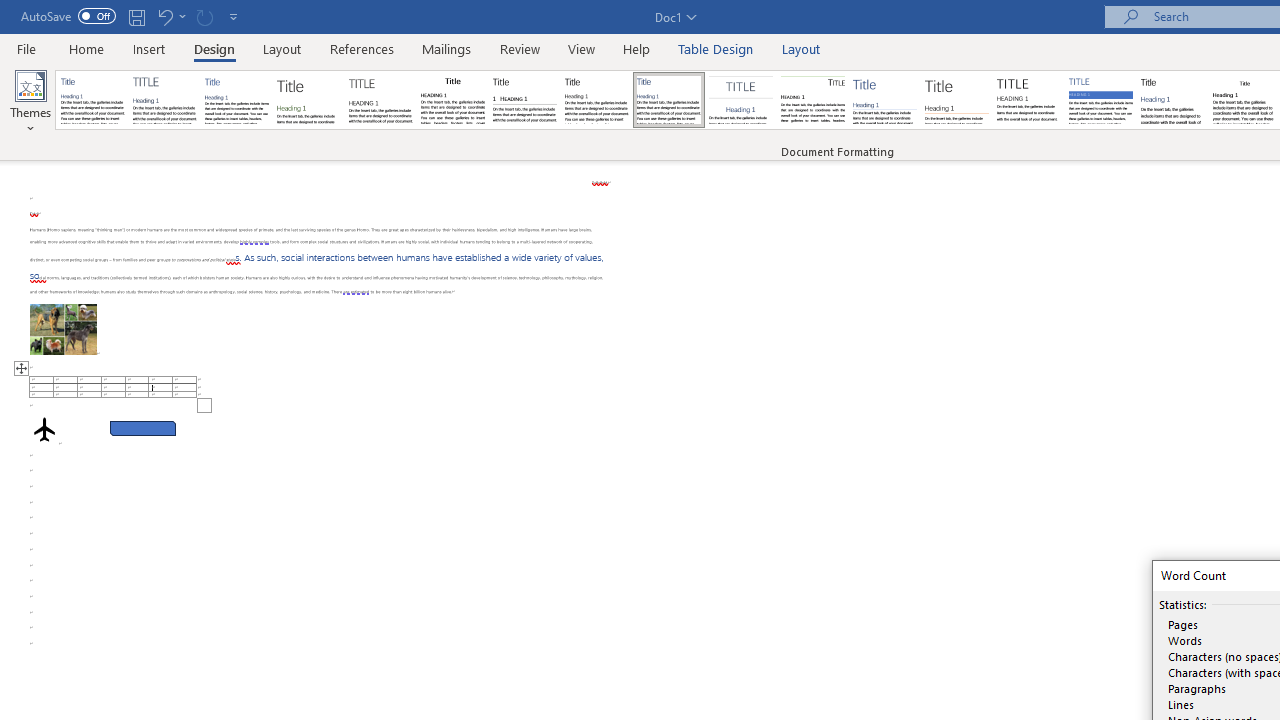 Image resolution: width=1280 pixels, height=720 pixels. I want to click on 'Undo Apply Quick Style Set', so click(170, 16).